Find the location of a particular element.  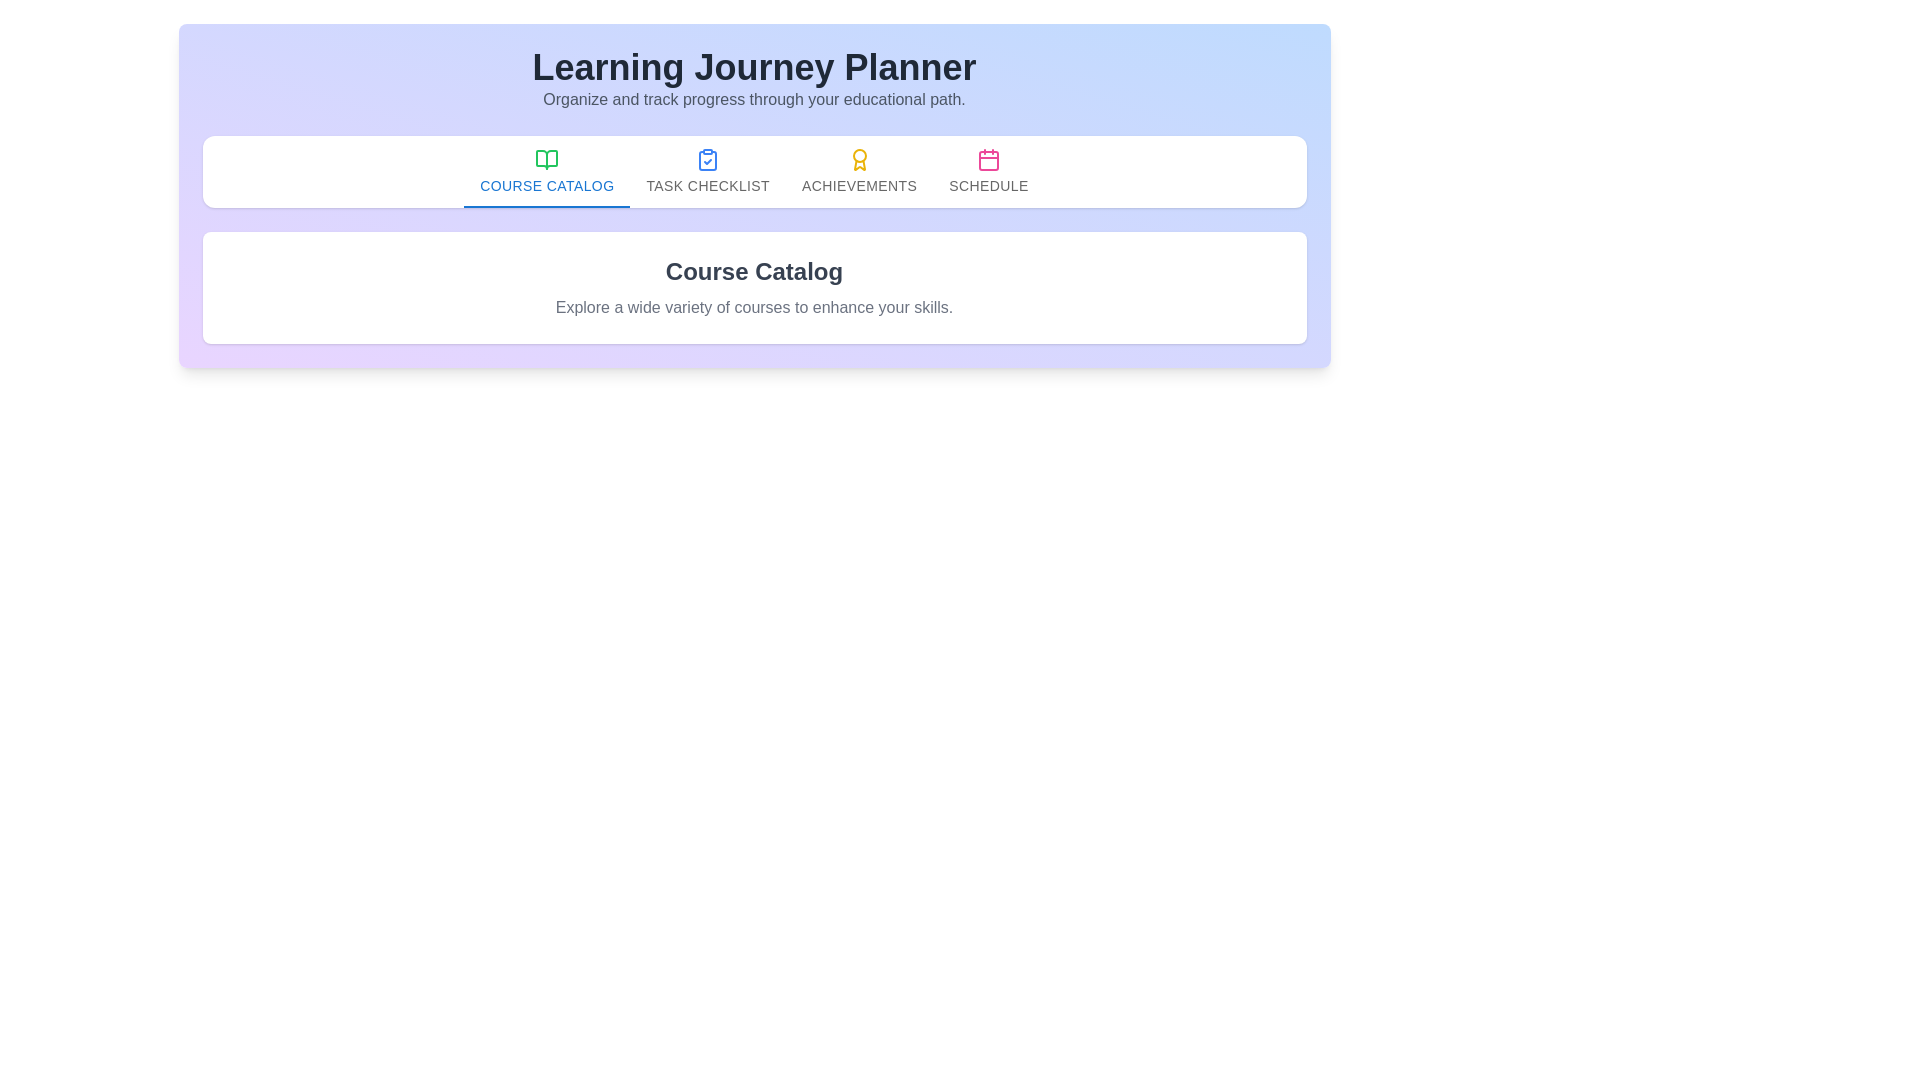

the 'SCHEDULE' tab navigation button is located at coordinates (988, 171).